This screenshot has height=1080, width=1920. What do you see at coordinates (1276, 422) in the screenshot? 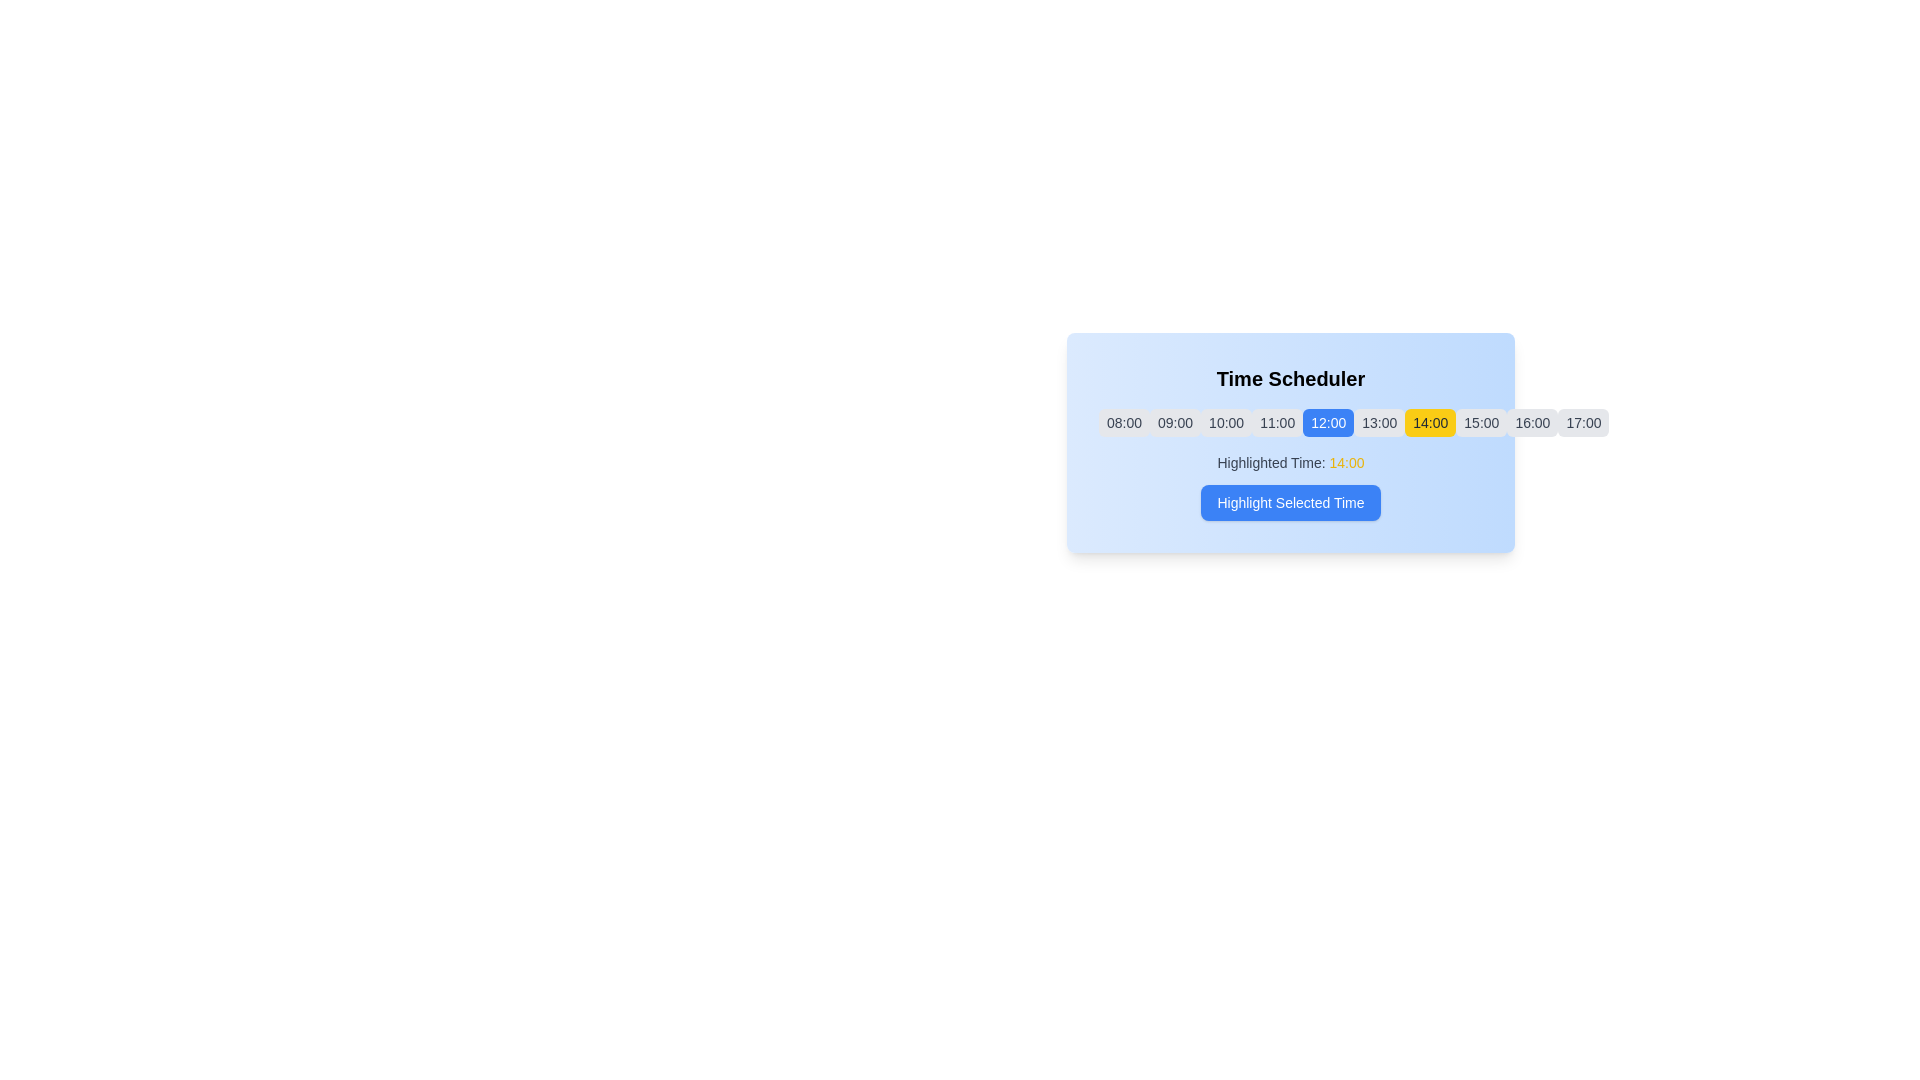
I see `the button labeled '11:00', which has a light gray background and dark gray text, positioned fourth in a horizontal row below 'Time Scheduler'` at bounding box center [1276, 422].